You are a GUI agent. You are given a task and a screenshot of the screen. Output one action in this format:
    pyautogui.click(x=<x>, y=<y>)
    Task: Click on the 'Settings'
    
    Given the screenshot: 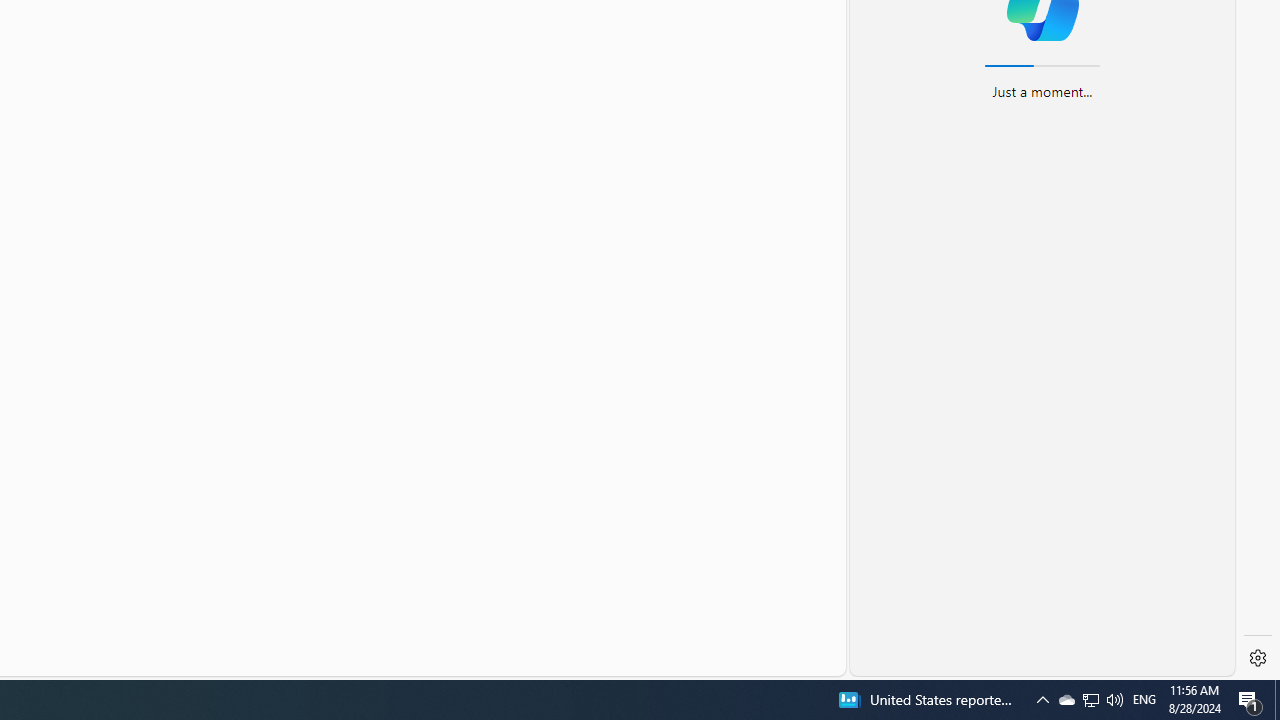 What is the action you would take?
    pyautogui.click(x=1257, y=658)
    